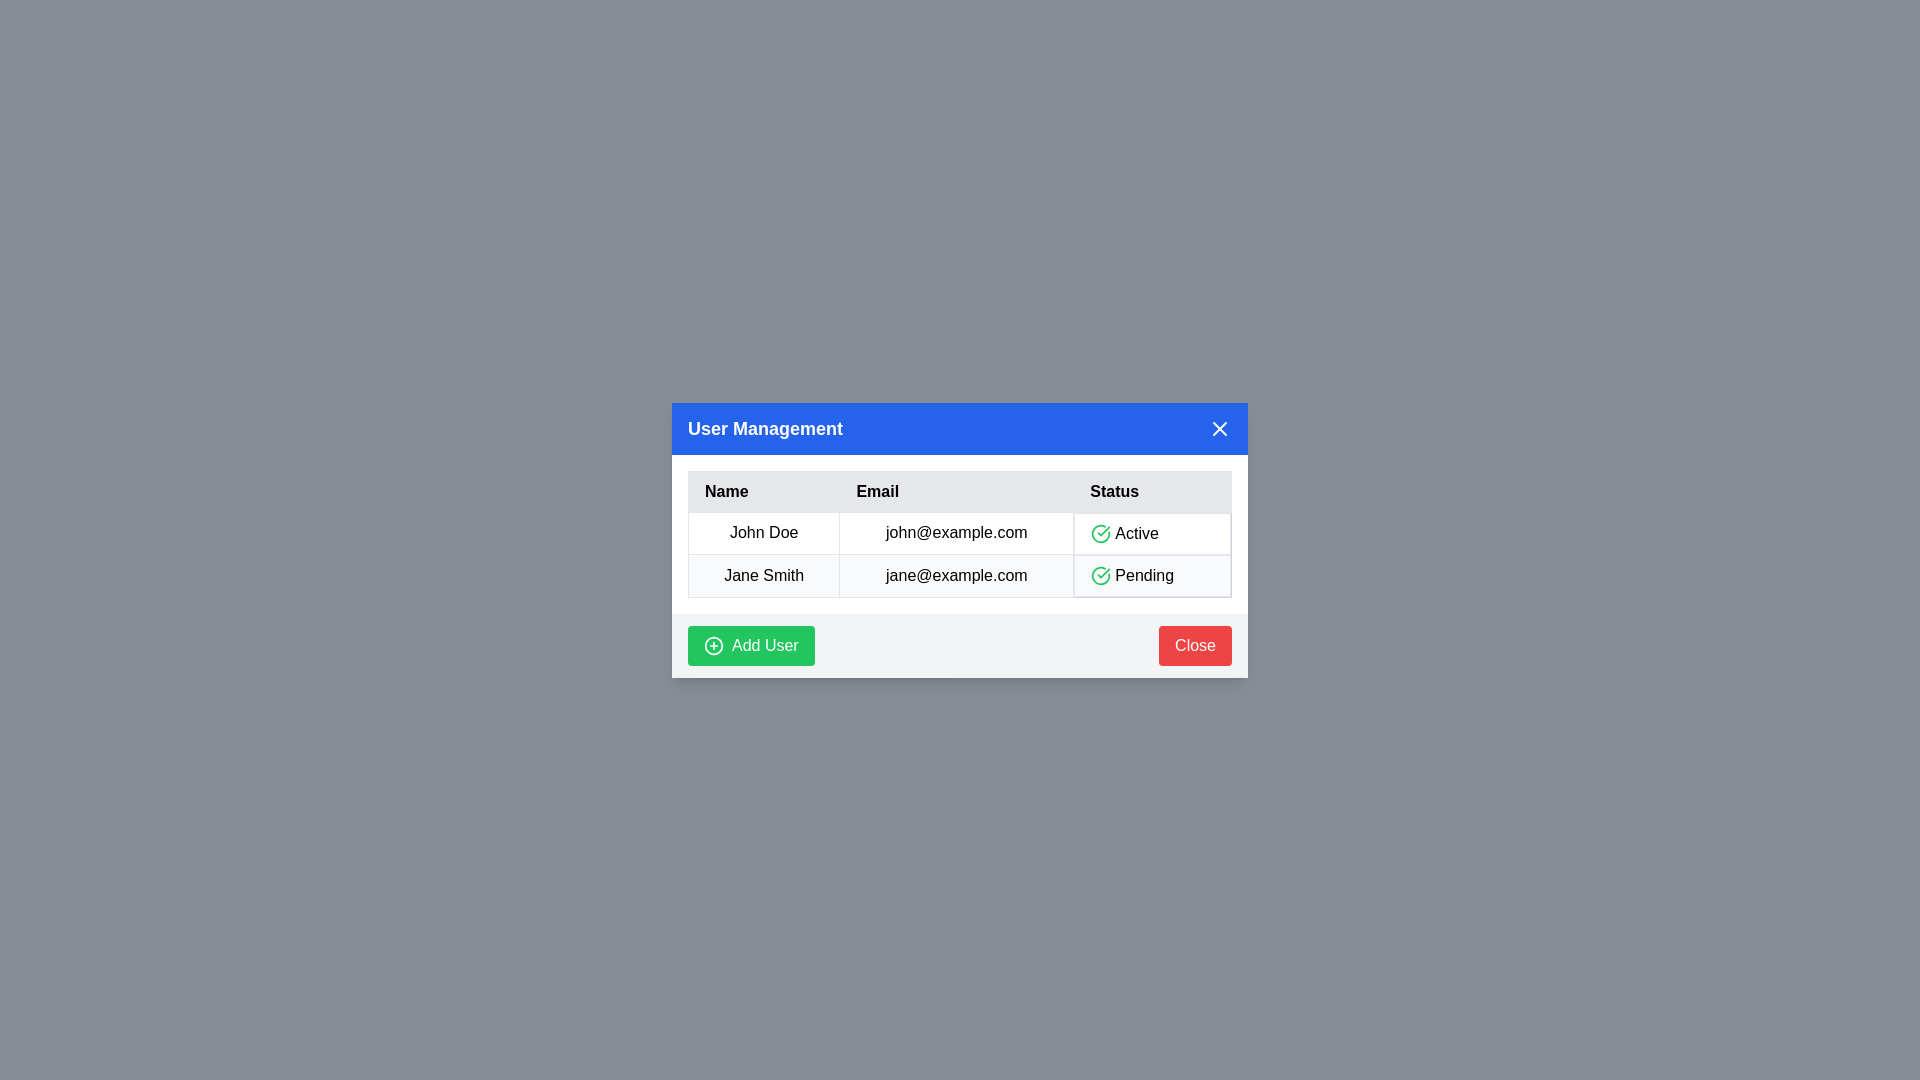 This screenshot has height=1080, width=1920. Describe the element at coordinates (1218, 427) in the screenshot. I see `the close button to close the dialog` at that location.